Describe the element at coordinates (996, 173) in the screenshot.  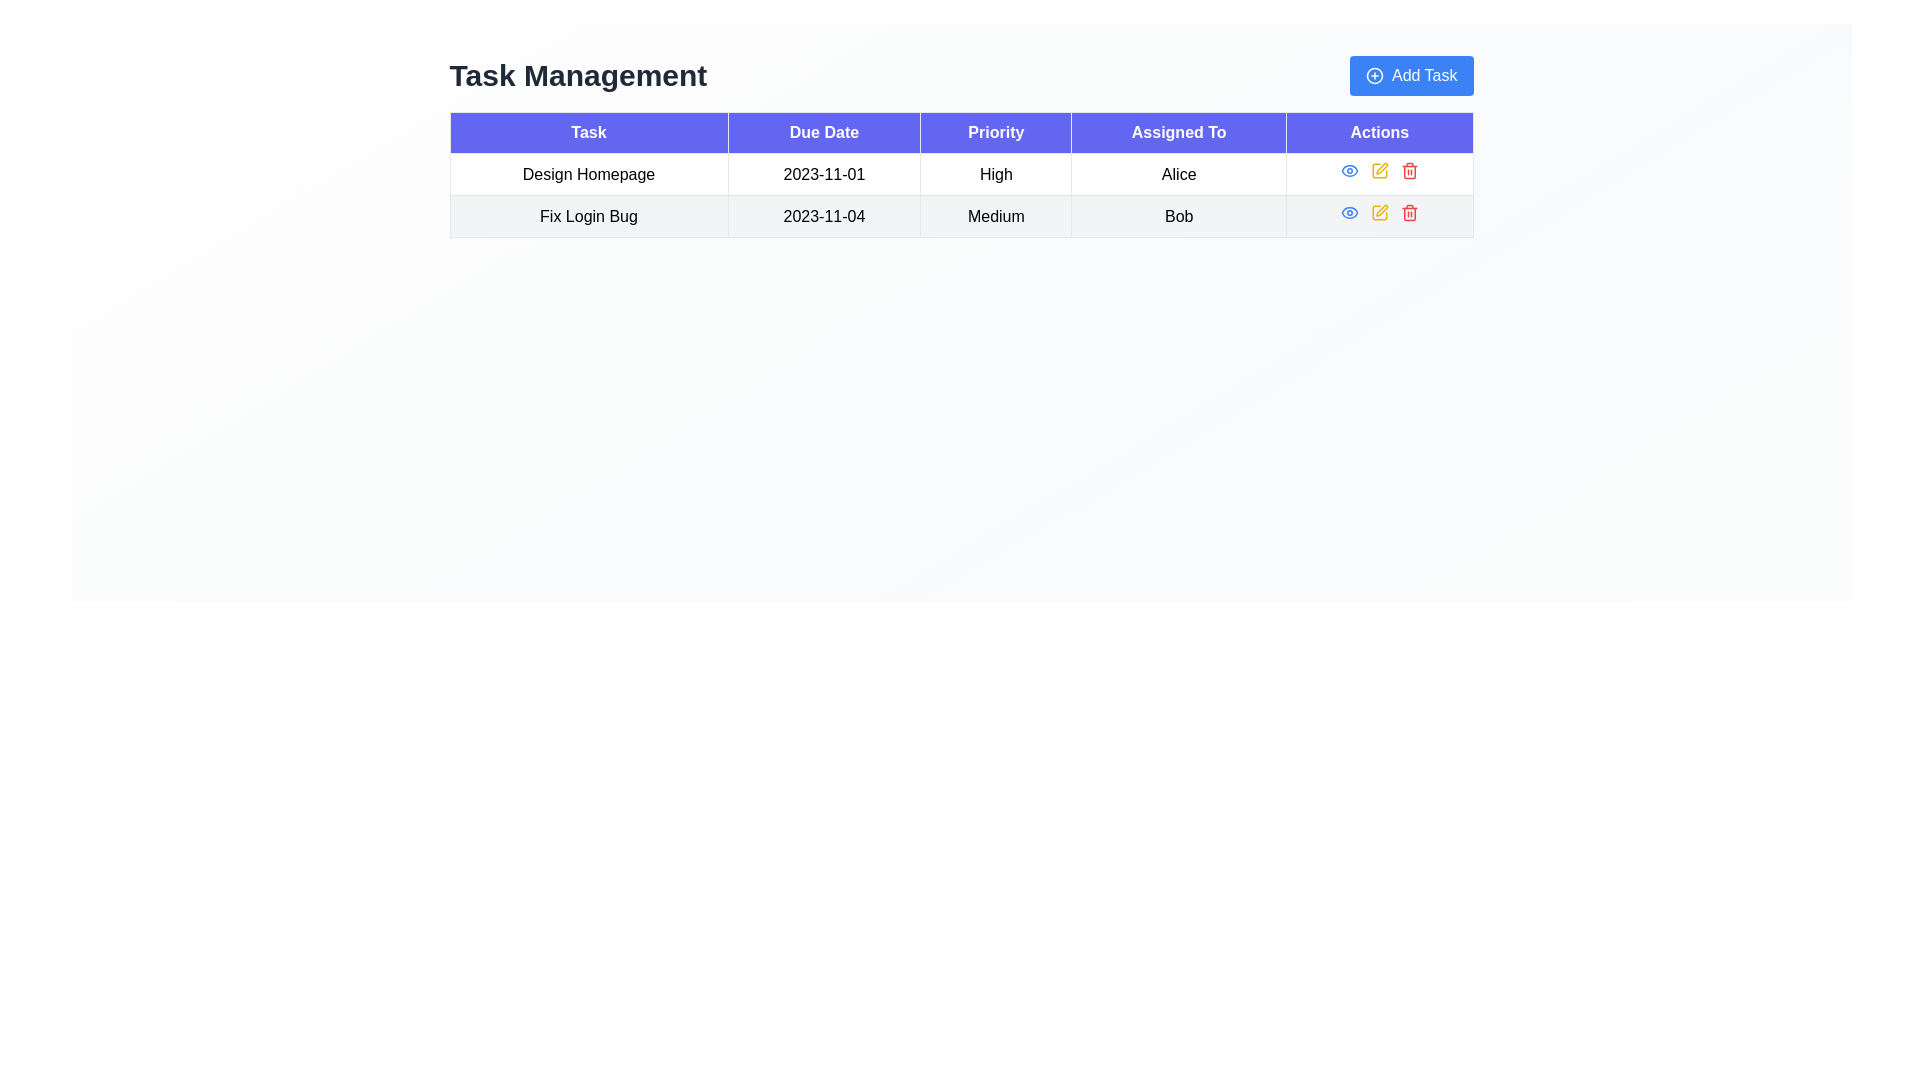
I see `the priority level Table Cell in the task management table, located under the 'Priority' header in the first row` at that location.